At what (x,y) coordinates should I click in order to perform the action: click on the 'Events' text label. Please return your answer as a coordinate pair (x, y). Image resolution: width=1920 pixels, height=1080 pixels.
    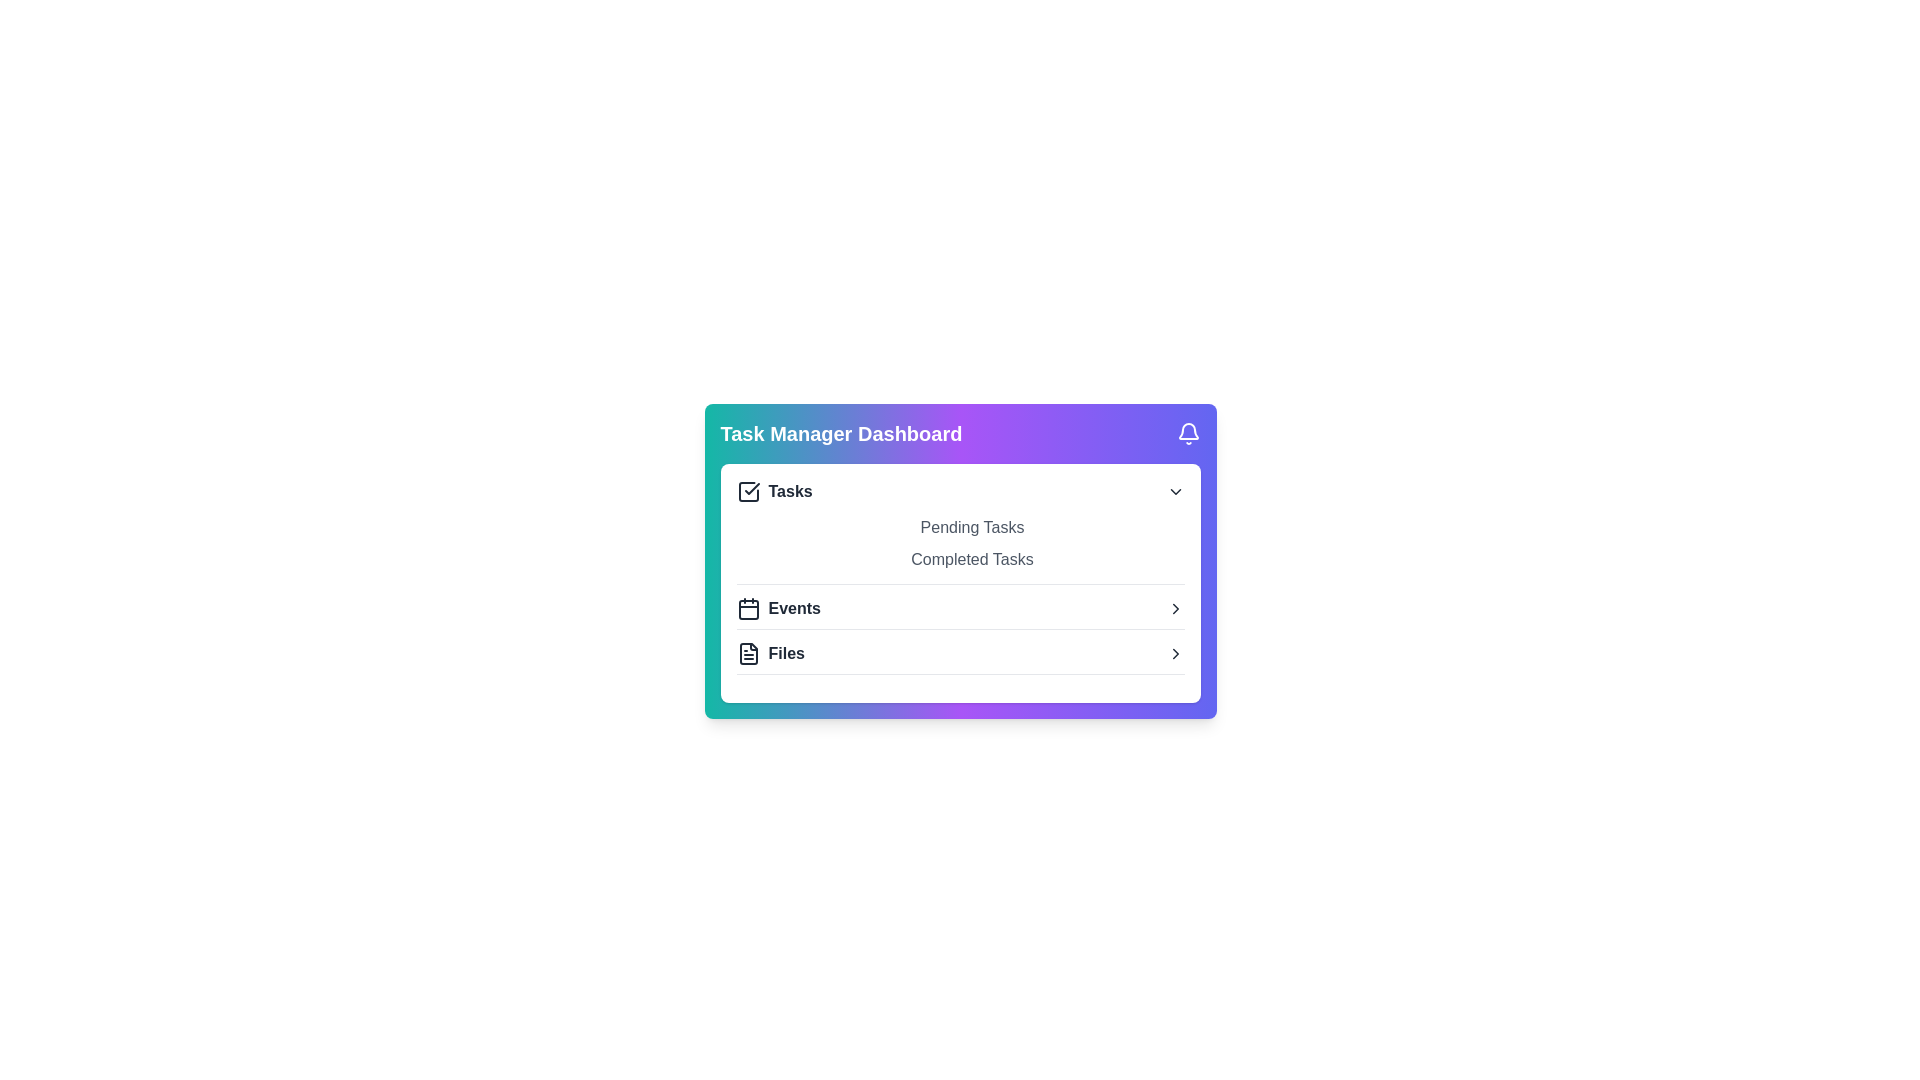
    Looking at the image, I should click on (793, 608).